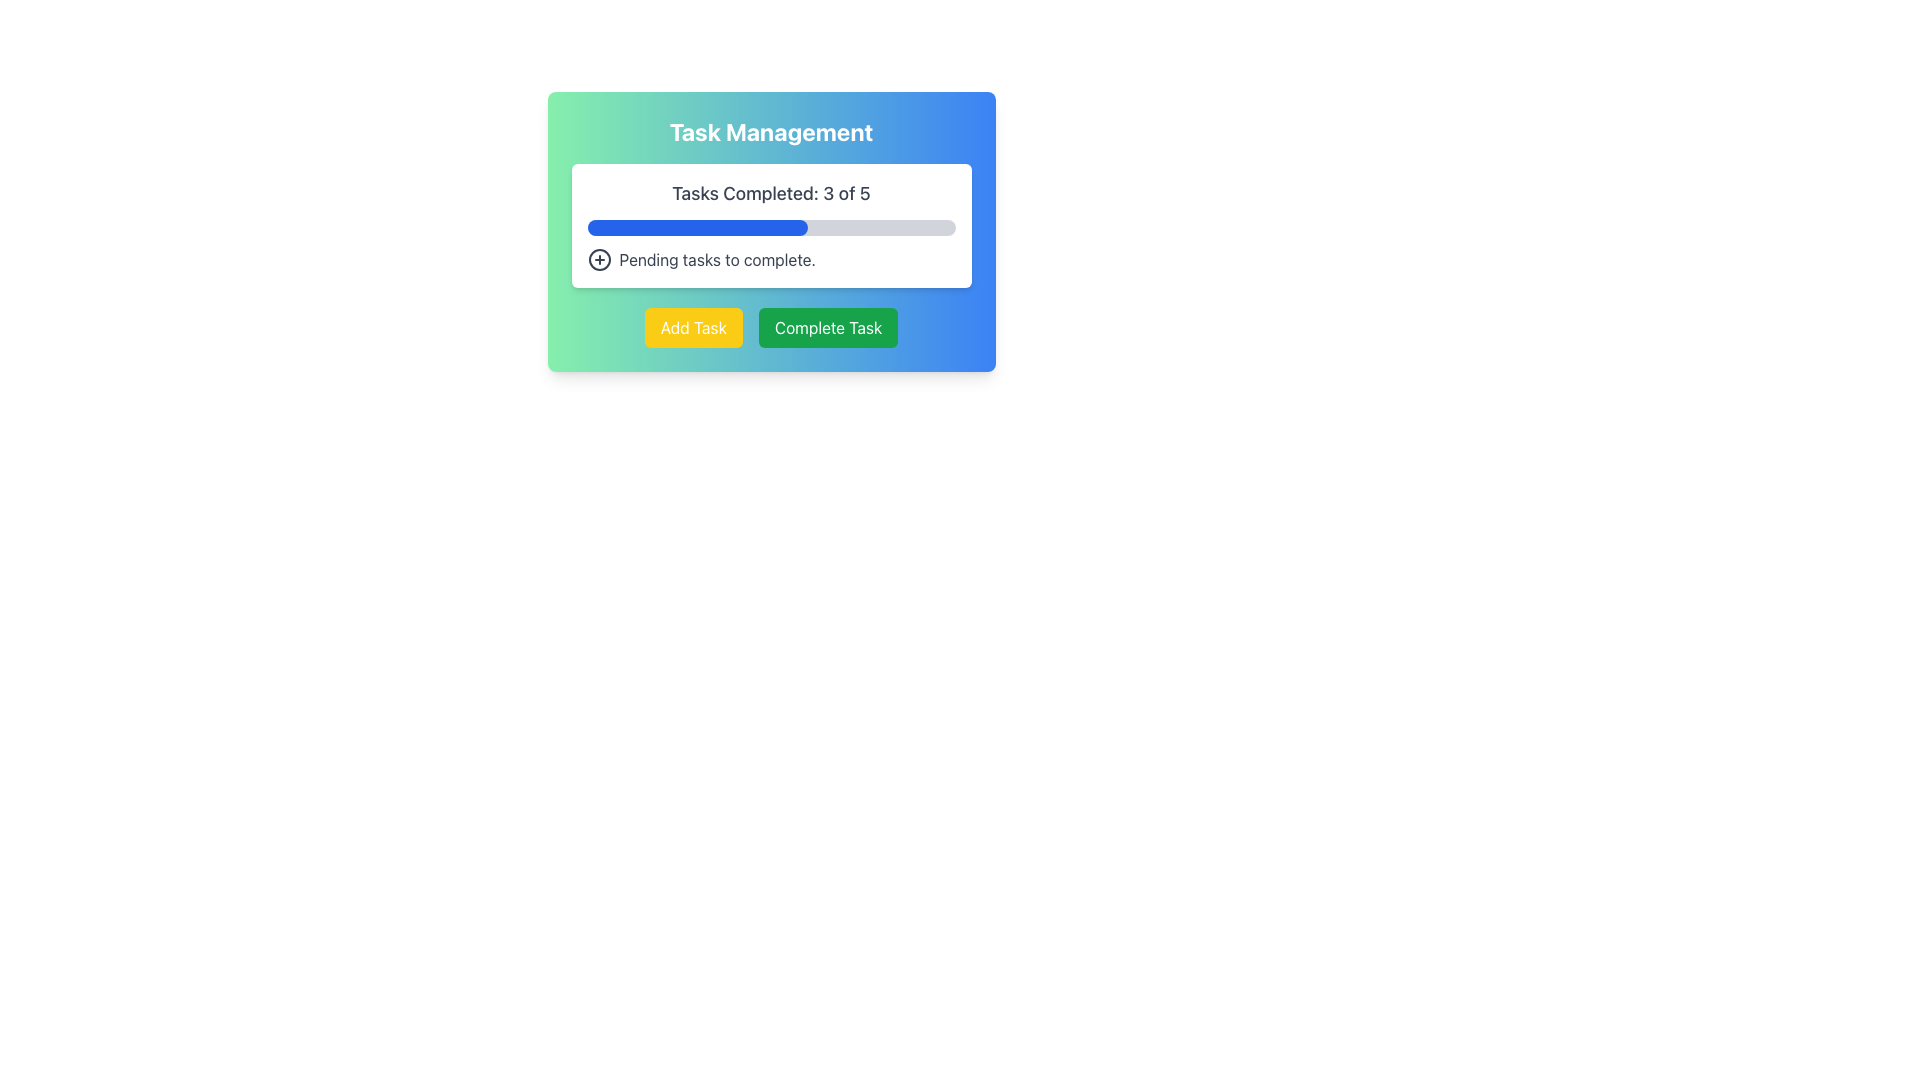 The height and width of the screenshot is (1080, 1920). I want to click on the Progress Indicator with Supporting Text located beneath the 'Task Management' heading and above the 'Add Task' and 'Complete Task' buttons, so click(770, 225).